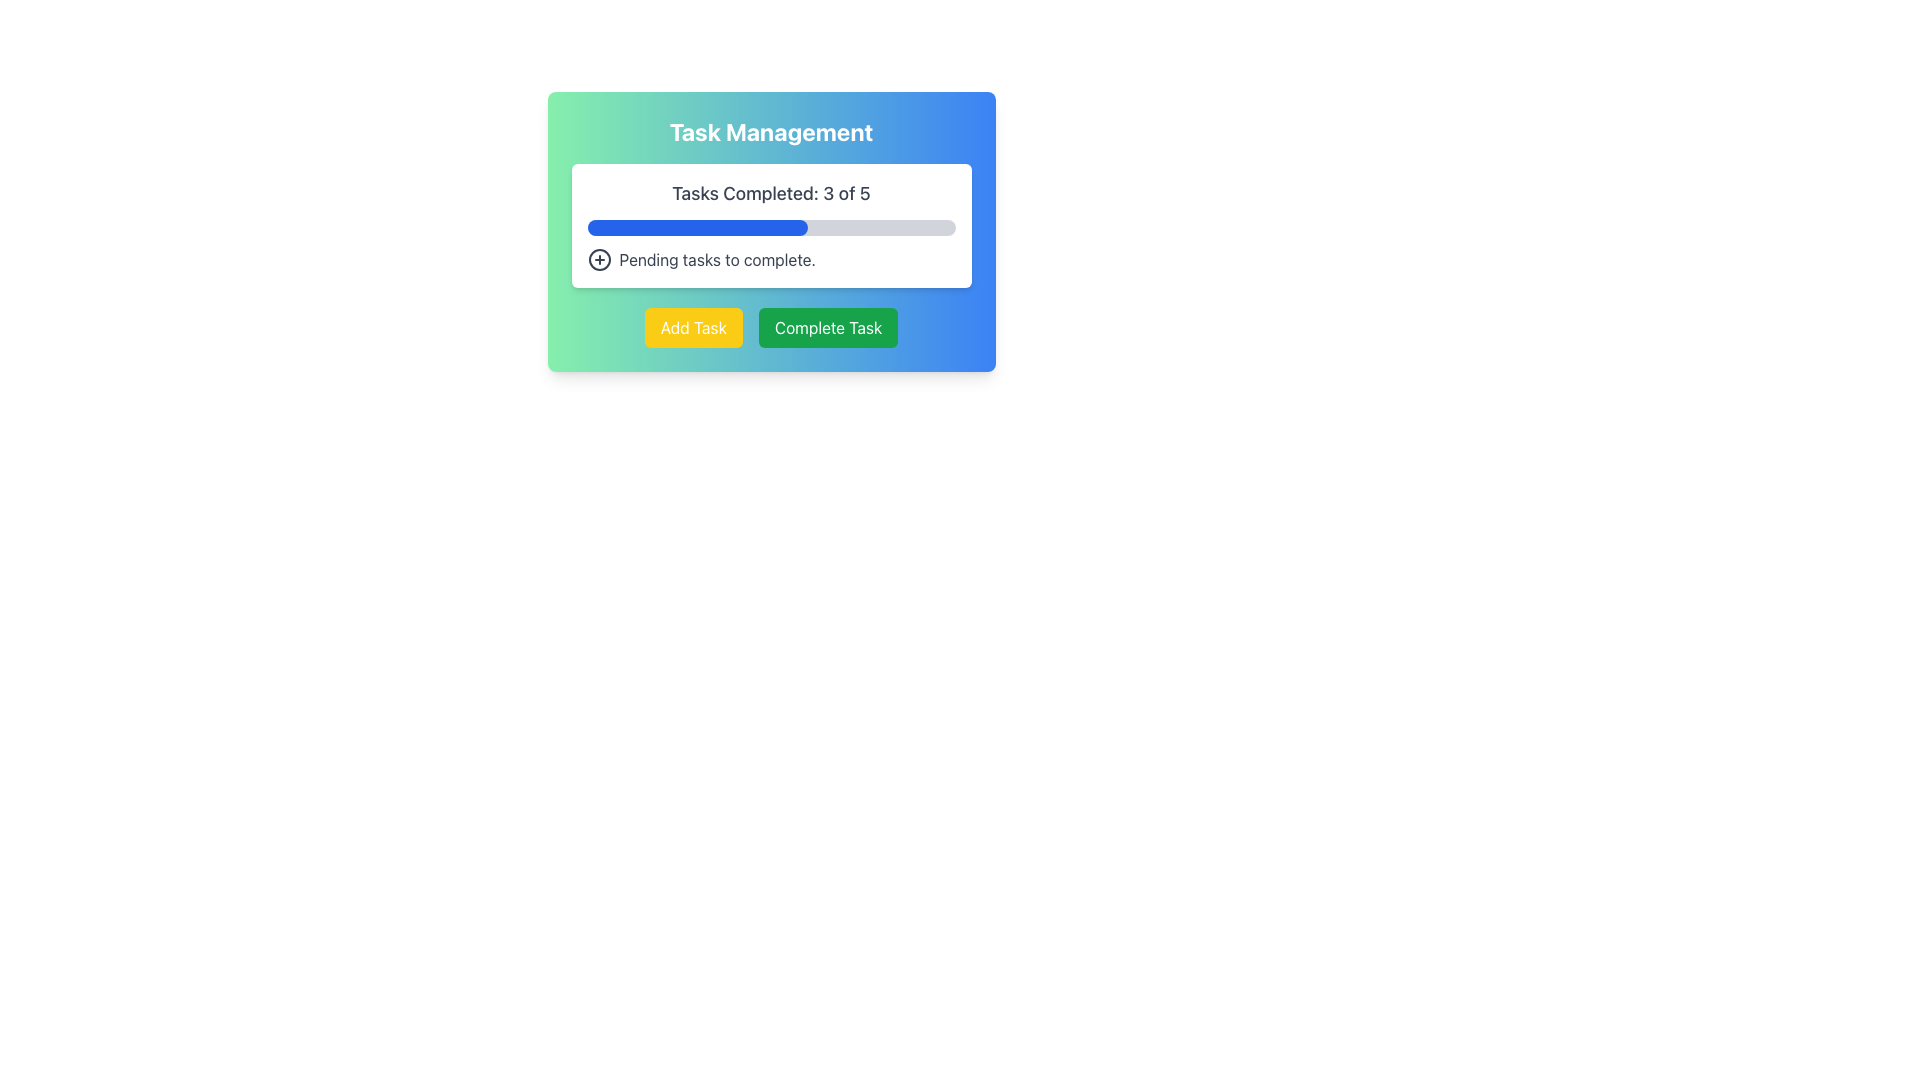 The height and width of the screenshot is (1080, 1920). I want to click on the Progress Indicator with Supporting Text located beneath the 'Task Management' heading and above the 'Add Task' and 'Complete Task' buttons, so click(770, 225).